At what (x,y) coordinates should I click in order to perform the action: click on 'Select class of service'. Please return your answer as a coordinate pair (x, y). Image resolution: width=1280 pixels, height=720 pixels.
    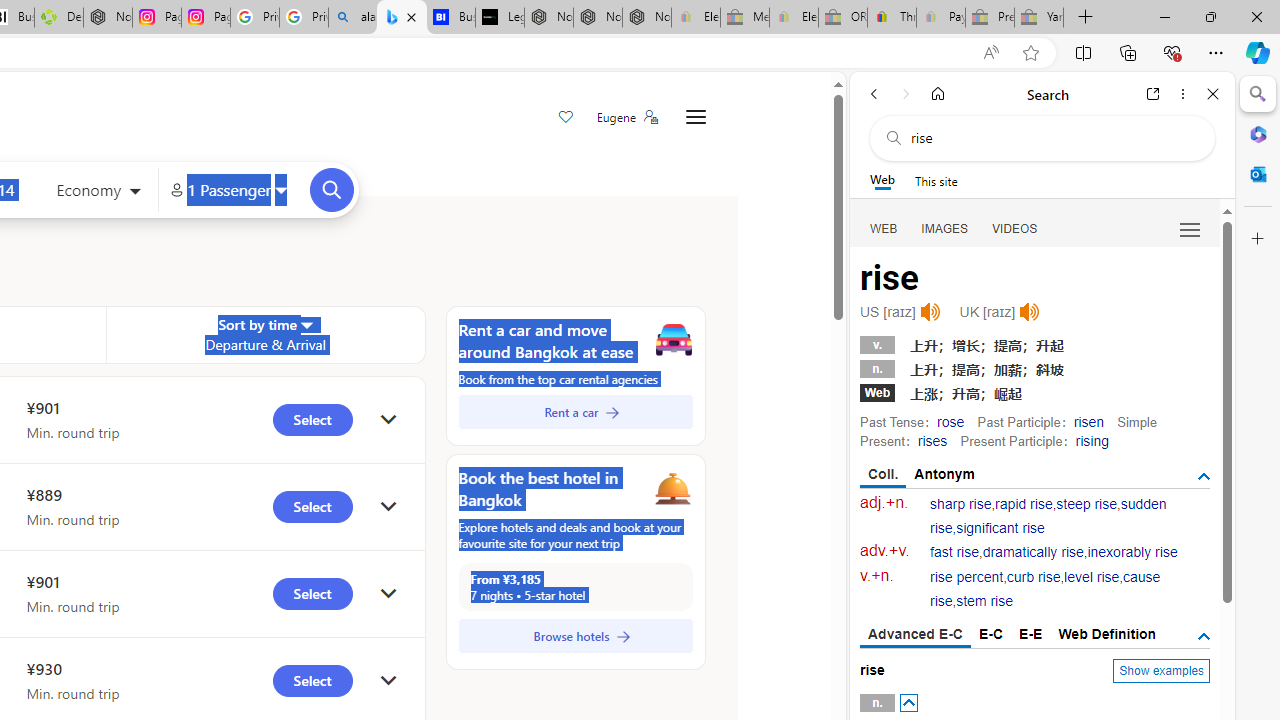
    Looking at the image, I should click on (98, 192).